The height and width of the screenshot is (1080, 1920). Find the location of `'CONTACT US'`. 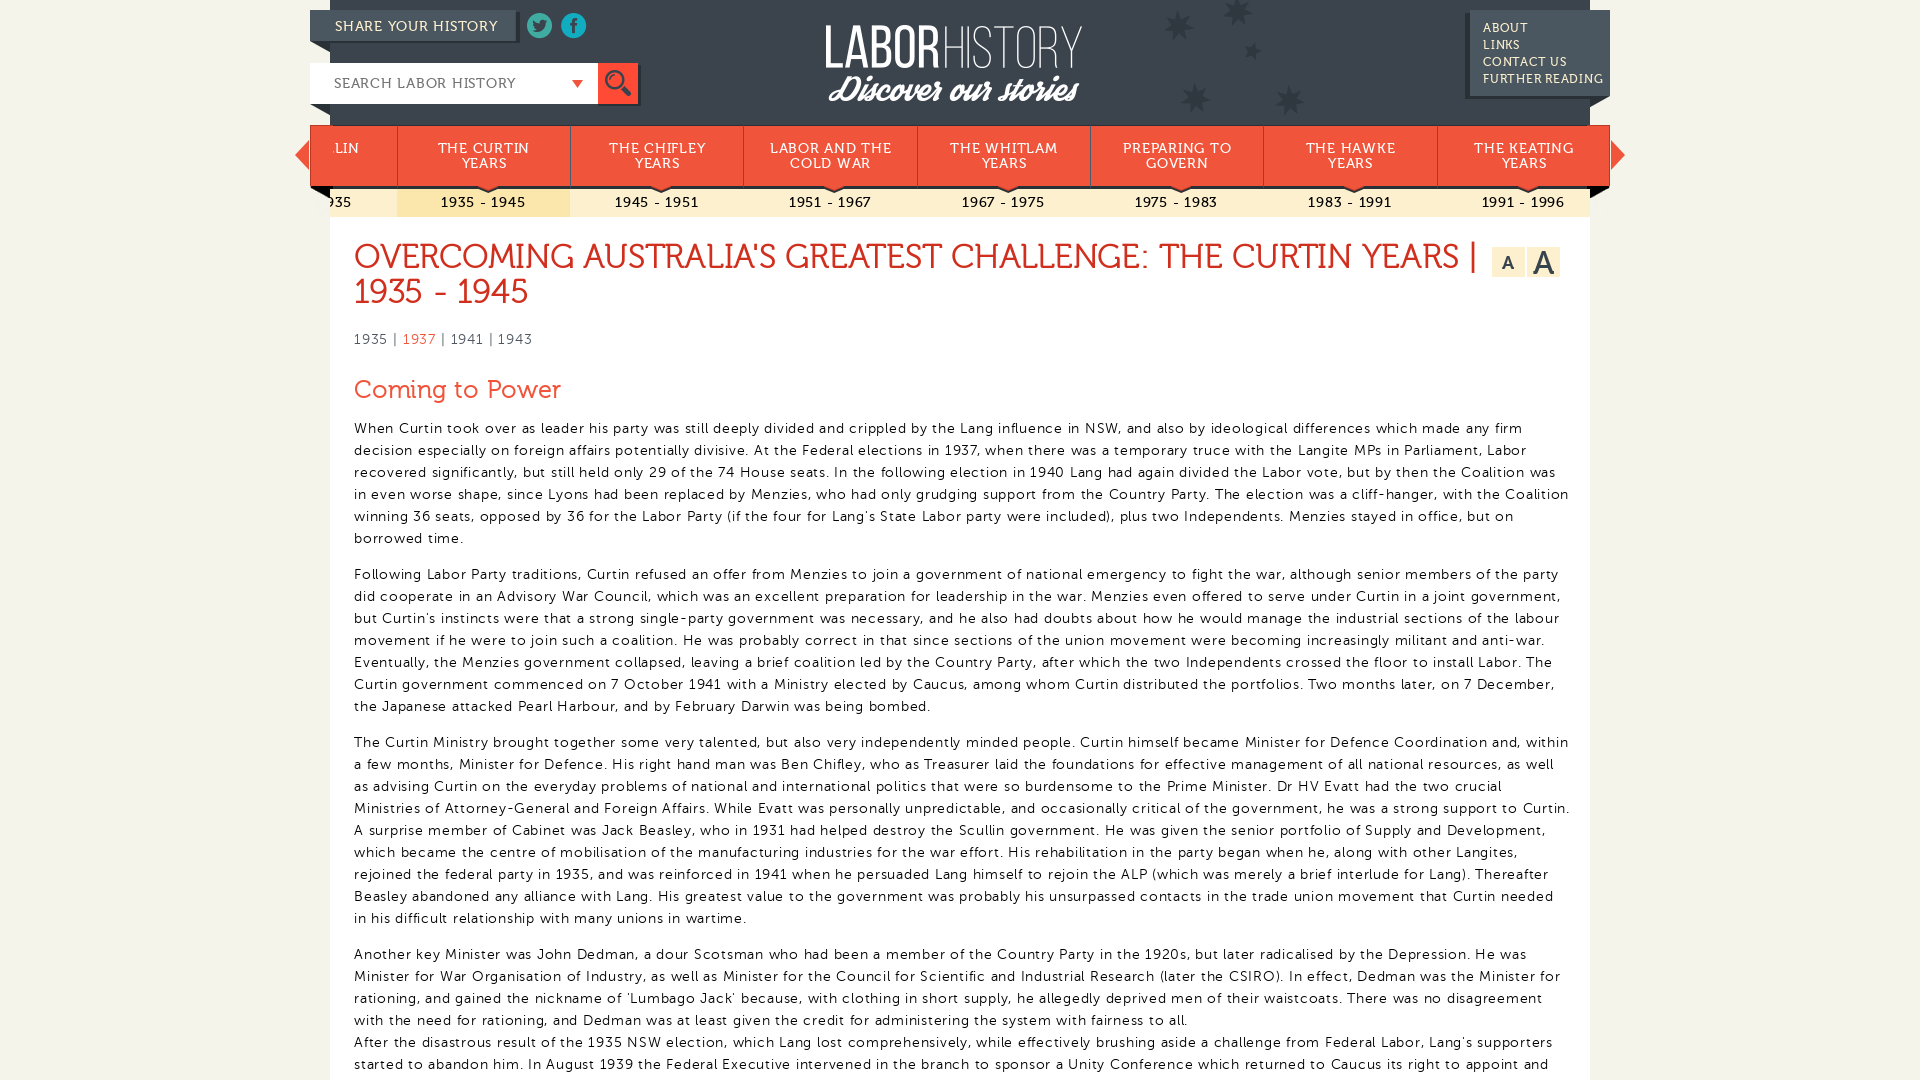

'CONTACT US' is located at coordinates (1524, 60).